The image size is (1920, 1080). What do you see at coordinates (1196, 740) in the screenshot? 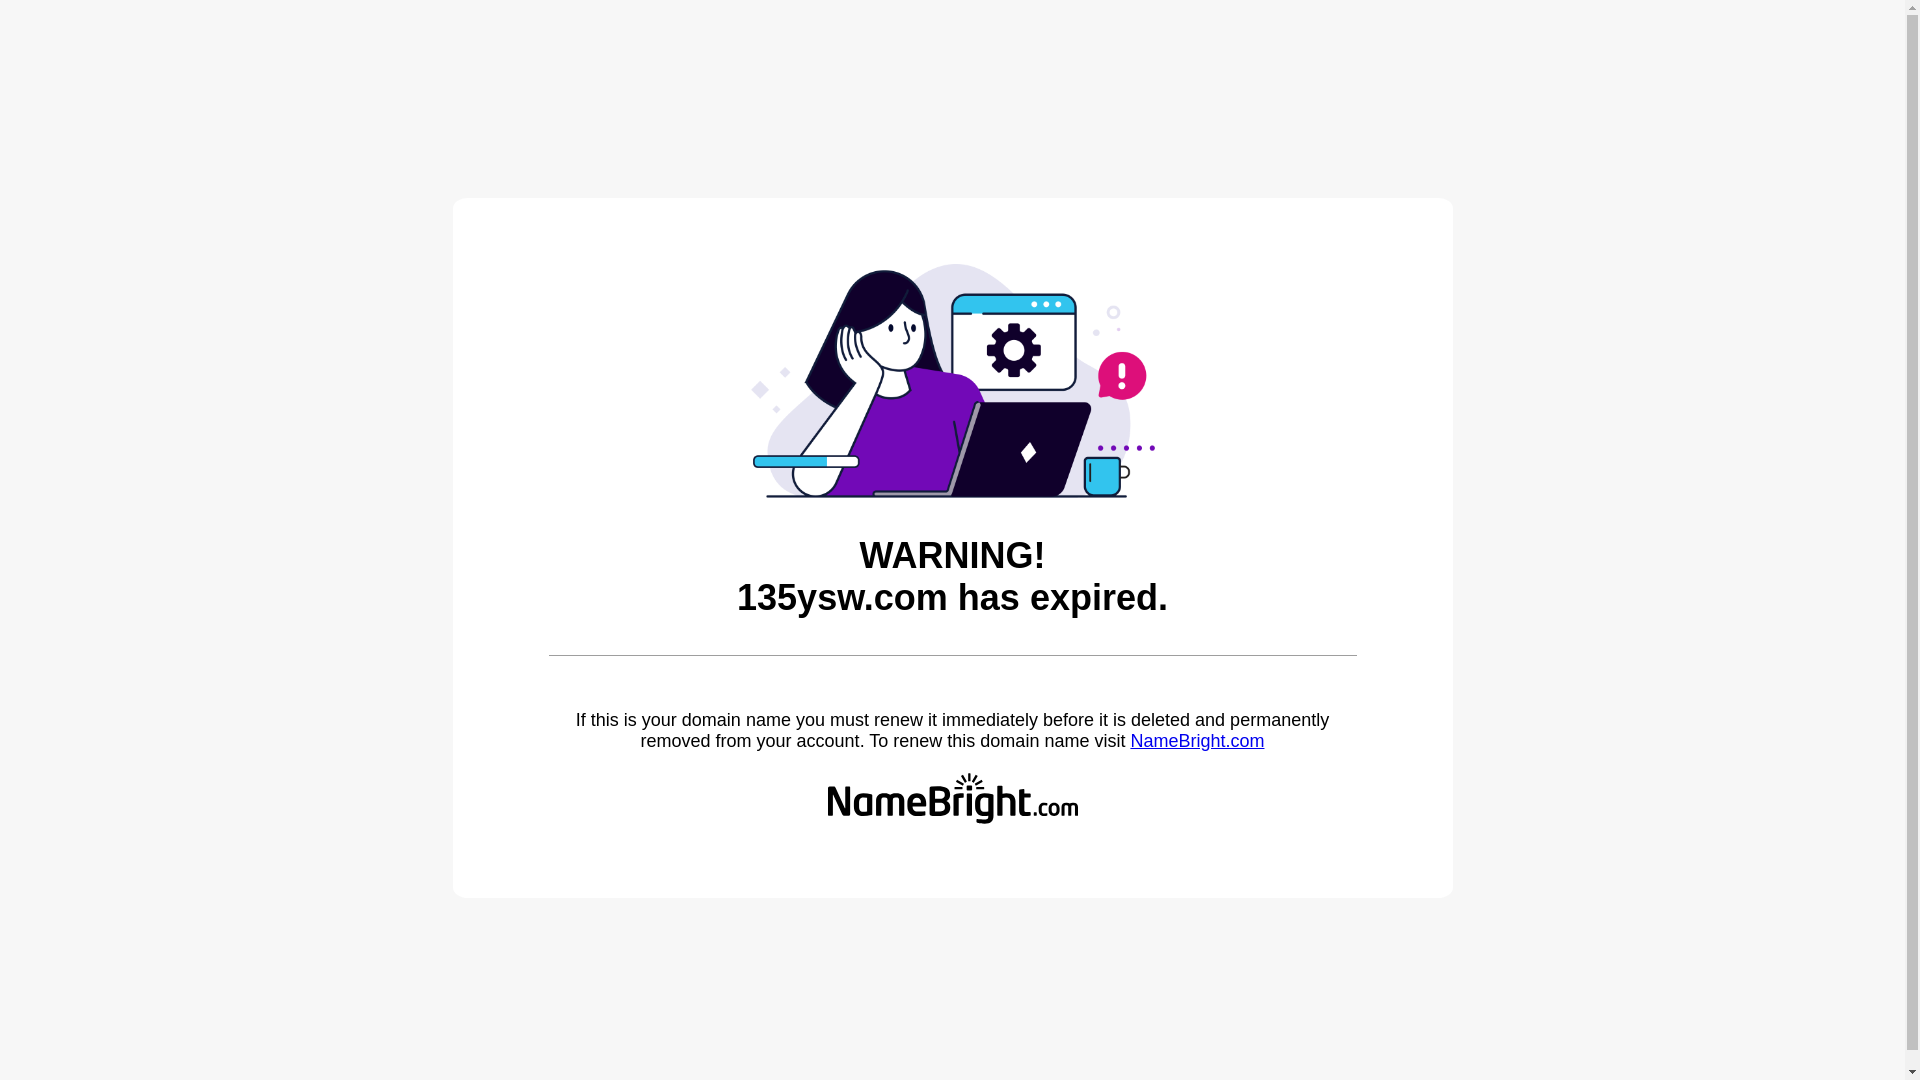
I see `'NameBright.com'` at bounding box center [1196, 740].